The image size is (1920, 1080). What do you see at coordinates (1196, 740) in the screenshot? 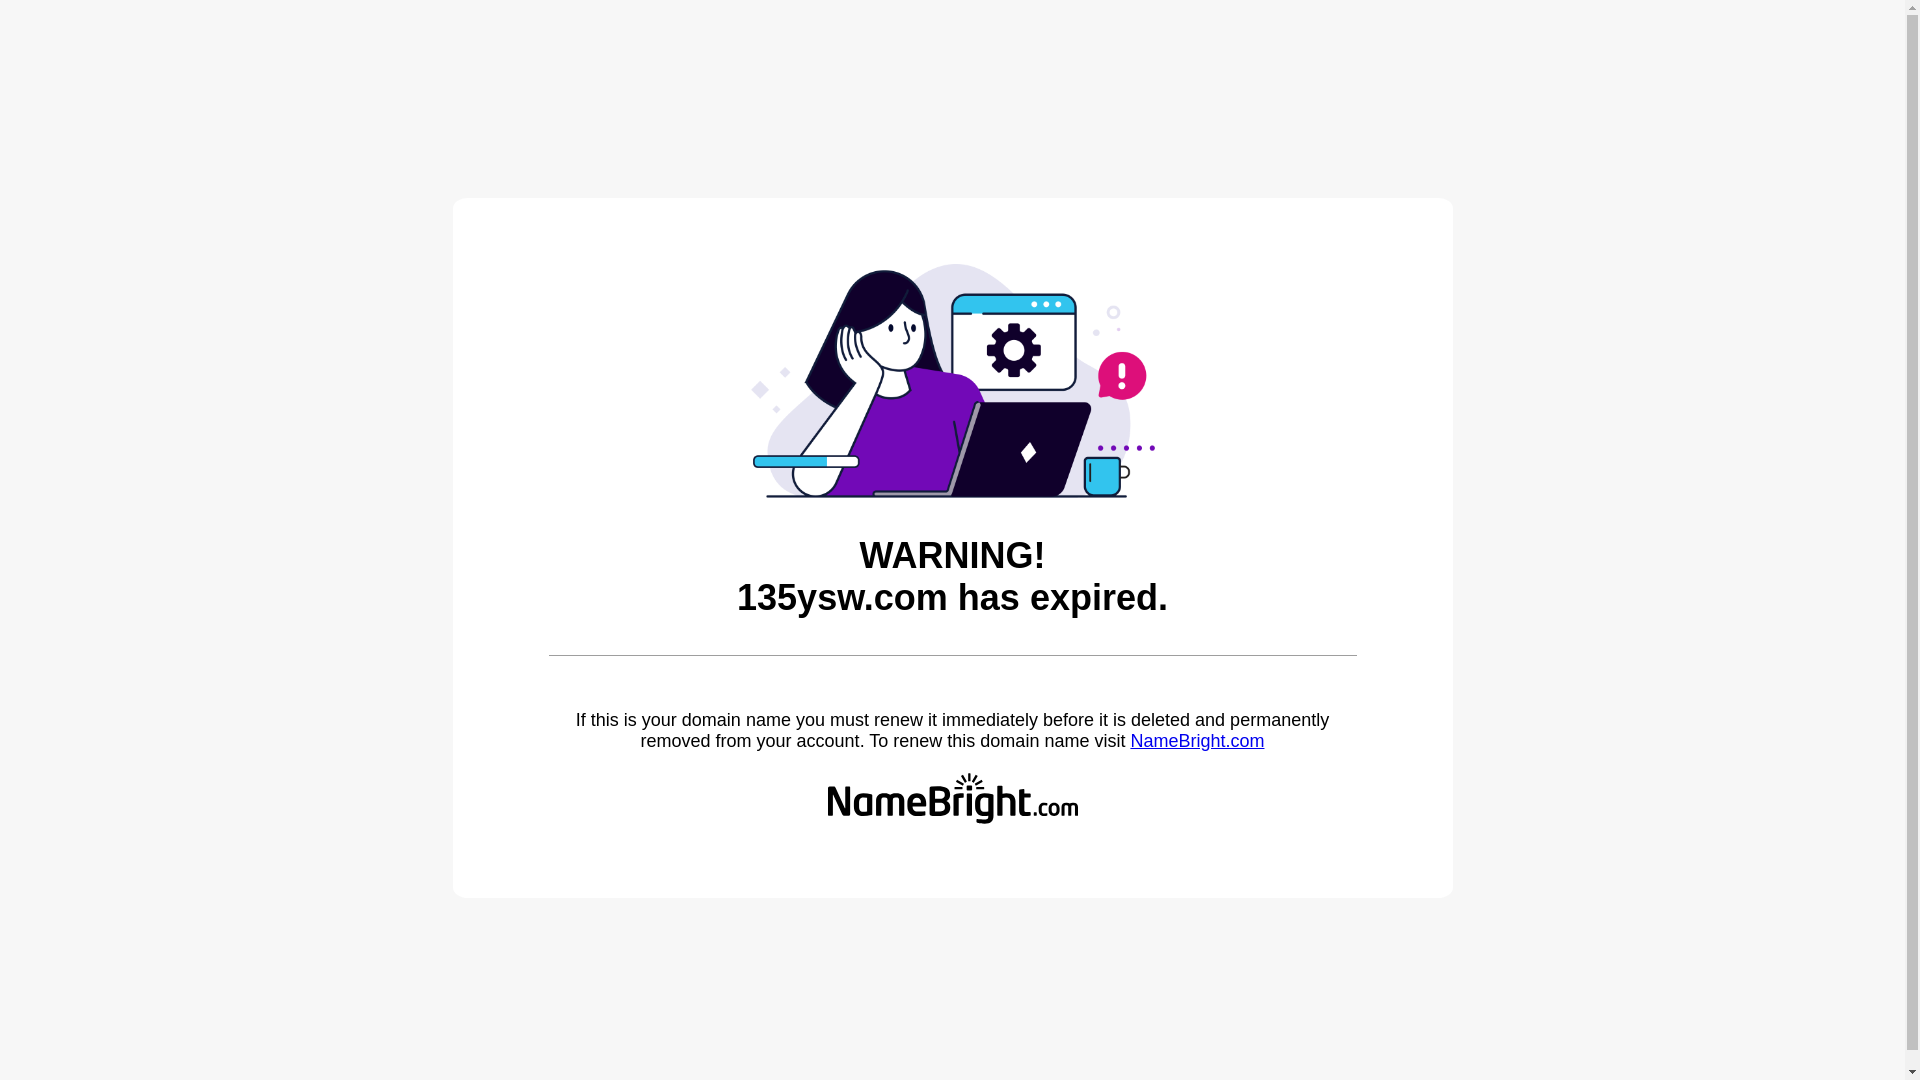
I see `'NameBright.com'` at bounding box center [1196, 740].